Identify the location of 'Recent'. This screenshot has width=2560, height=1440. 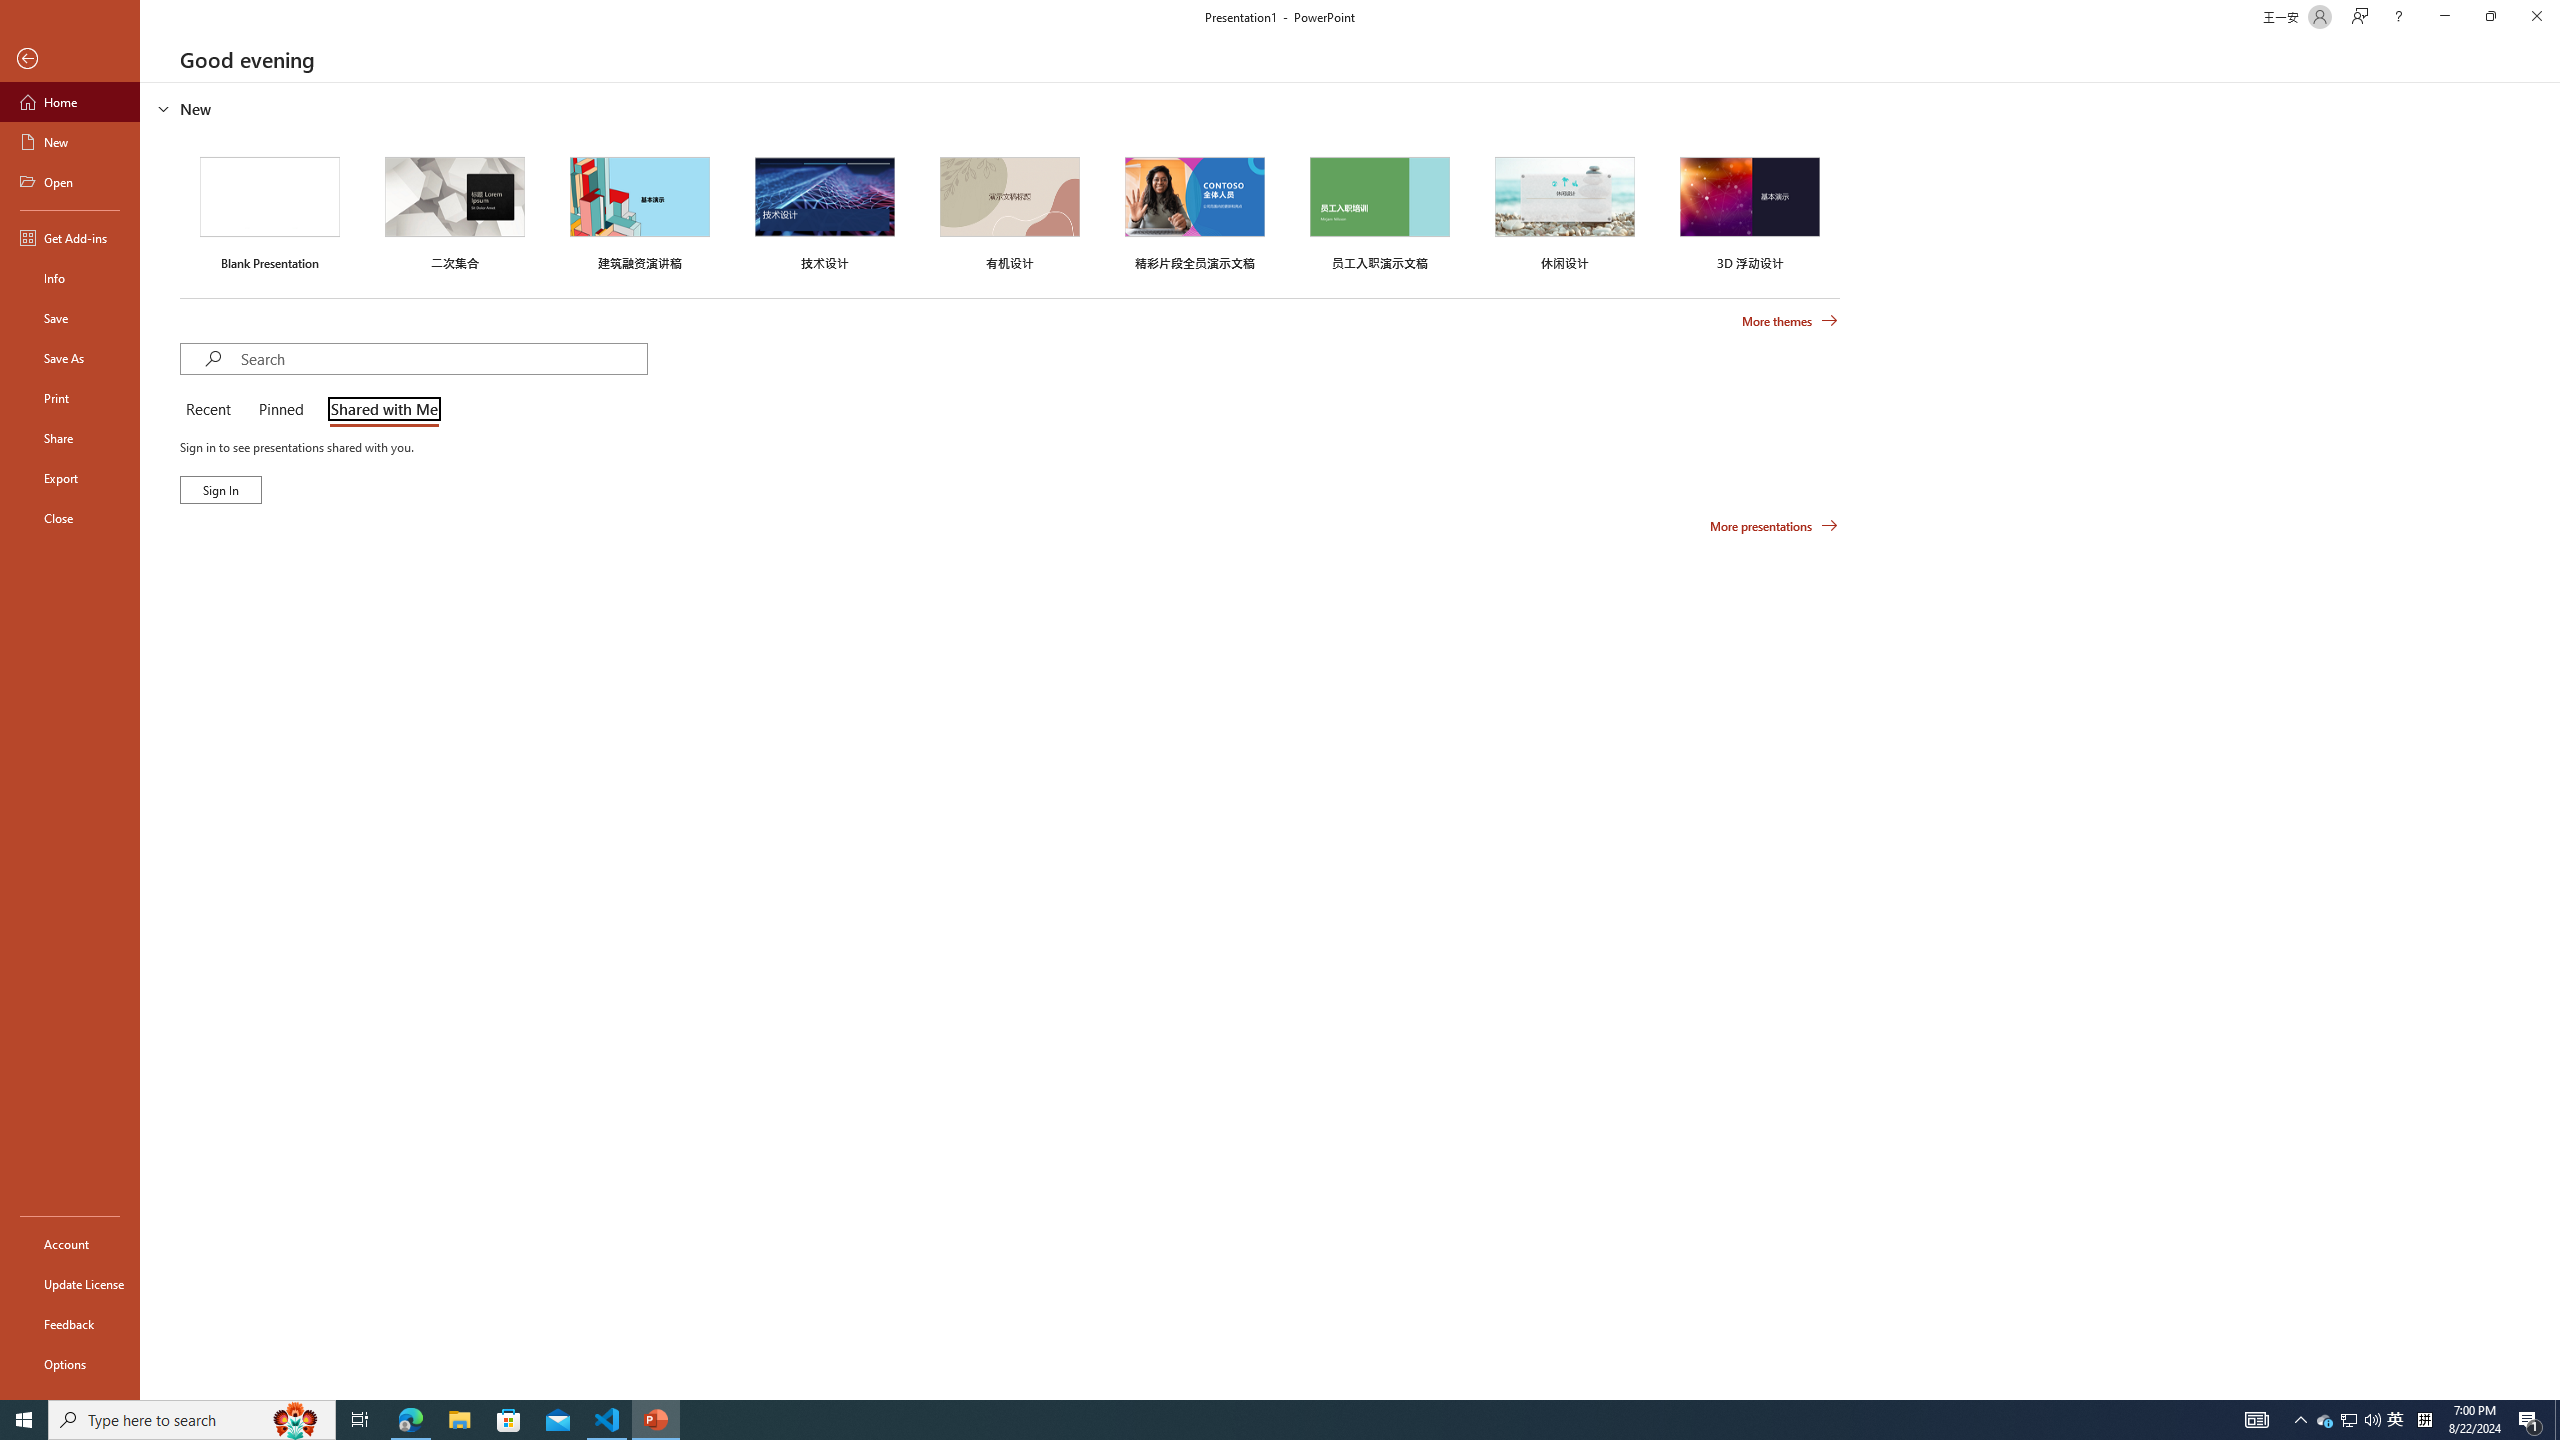
(211, 410).